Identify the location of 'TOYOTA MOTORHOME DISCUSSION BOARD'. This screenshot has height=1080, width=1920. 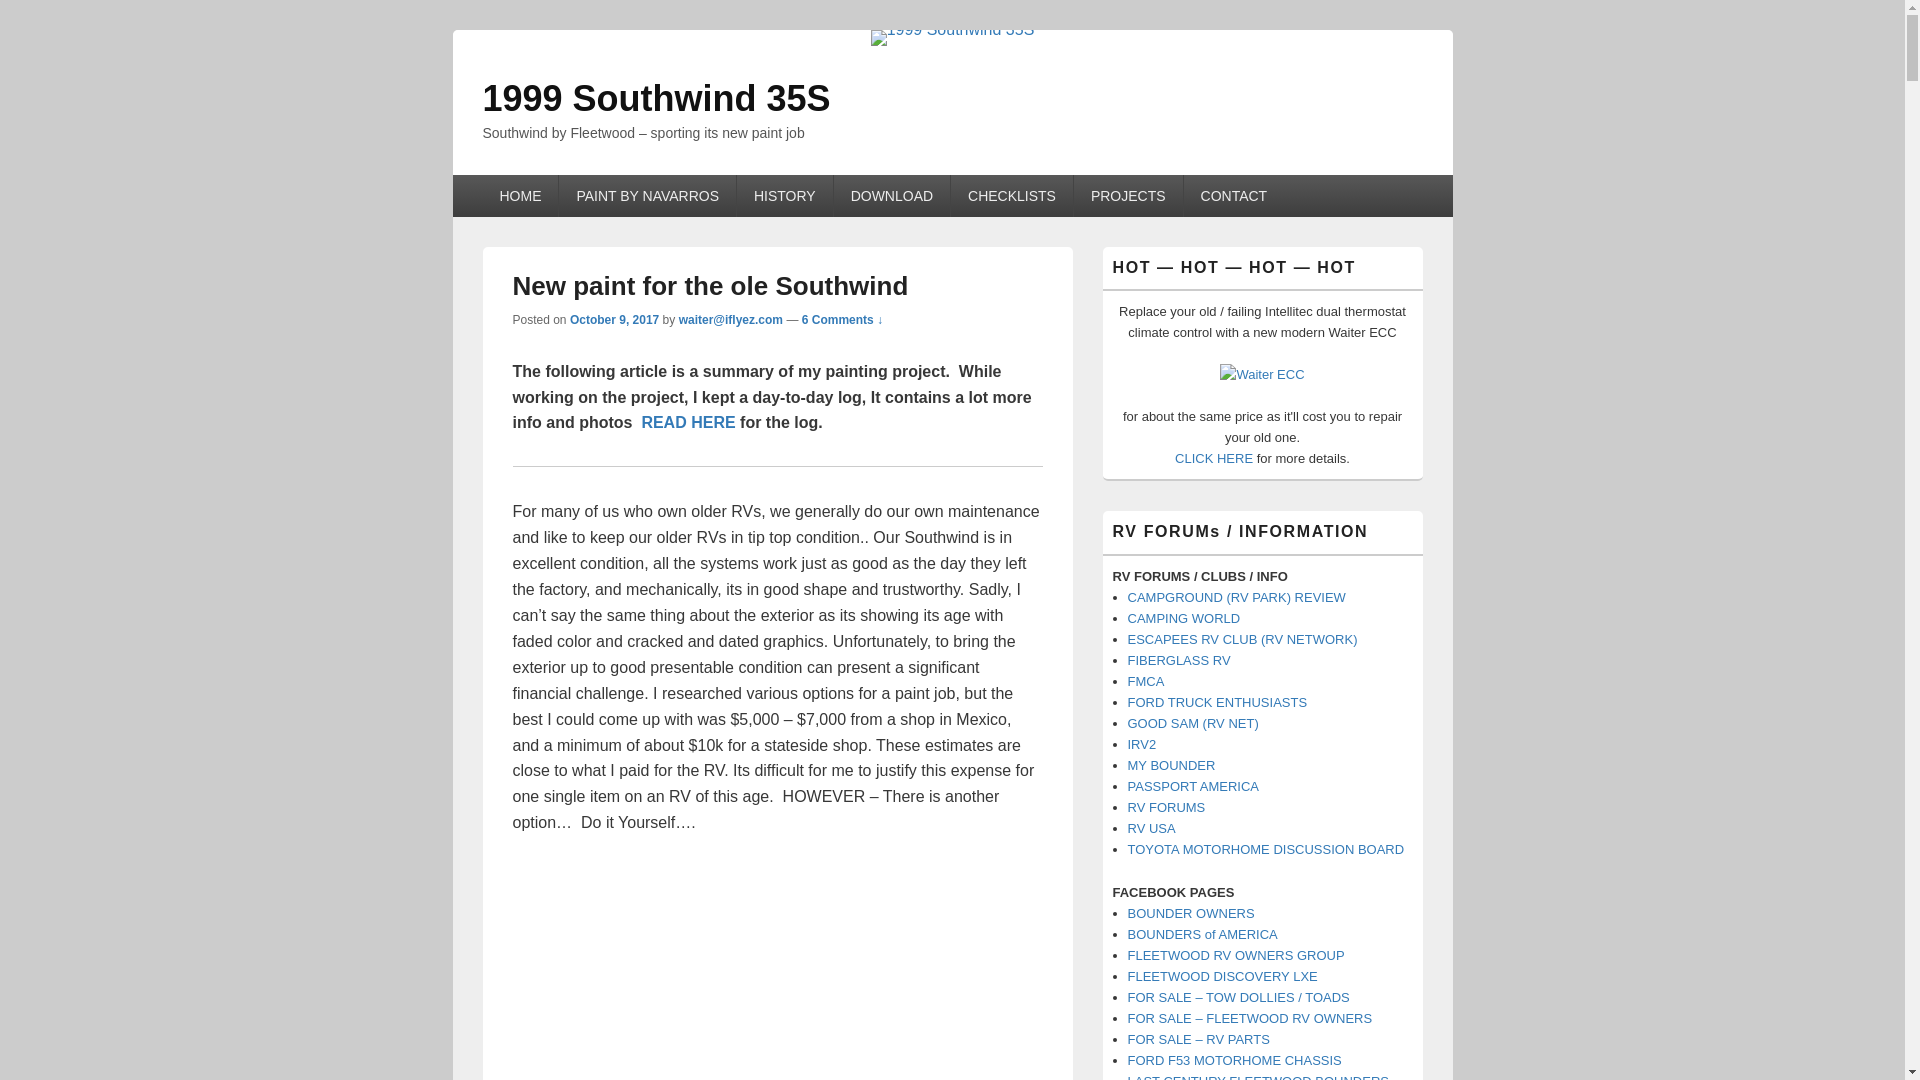
(1128, 849).